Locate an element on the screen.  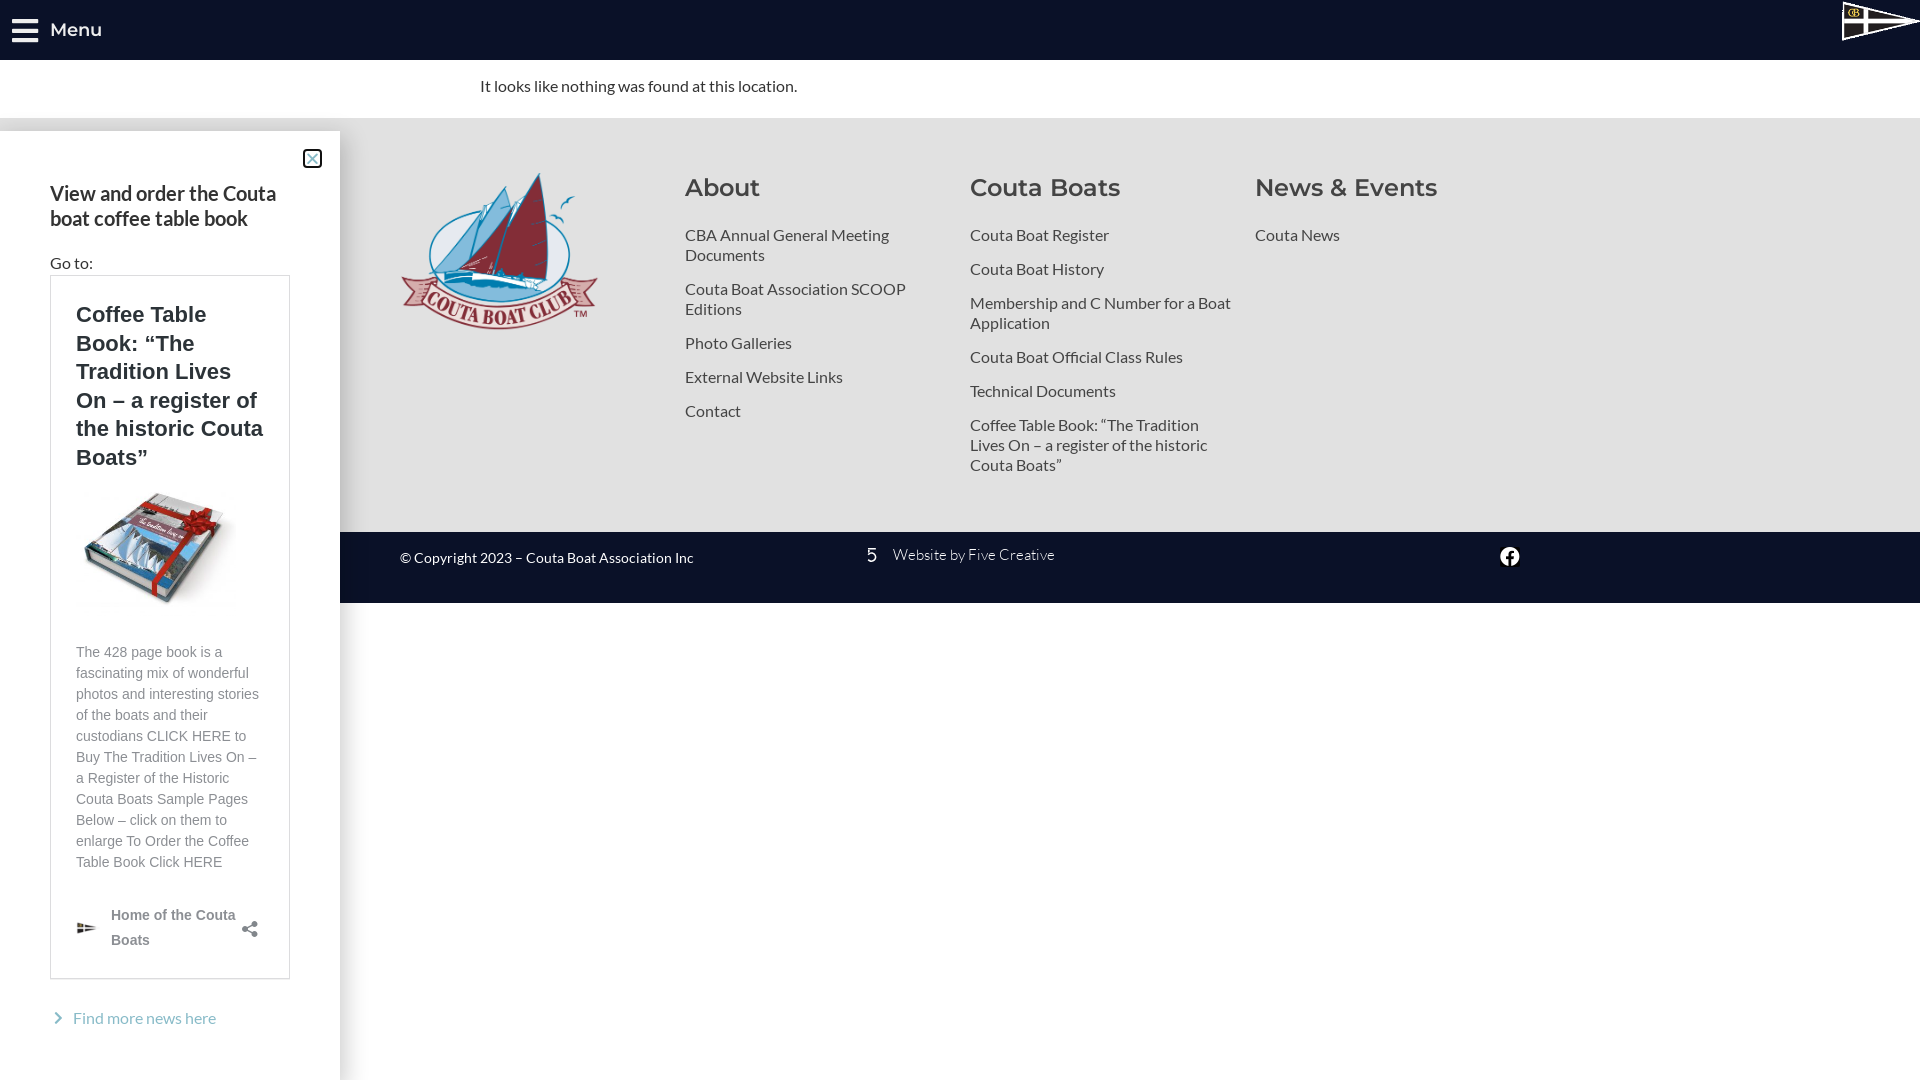
'External Website Links' is located at coordinates (817, 377).